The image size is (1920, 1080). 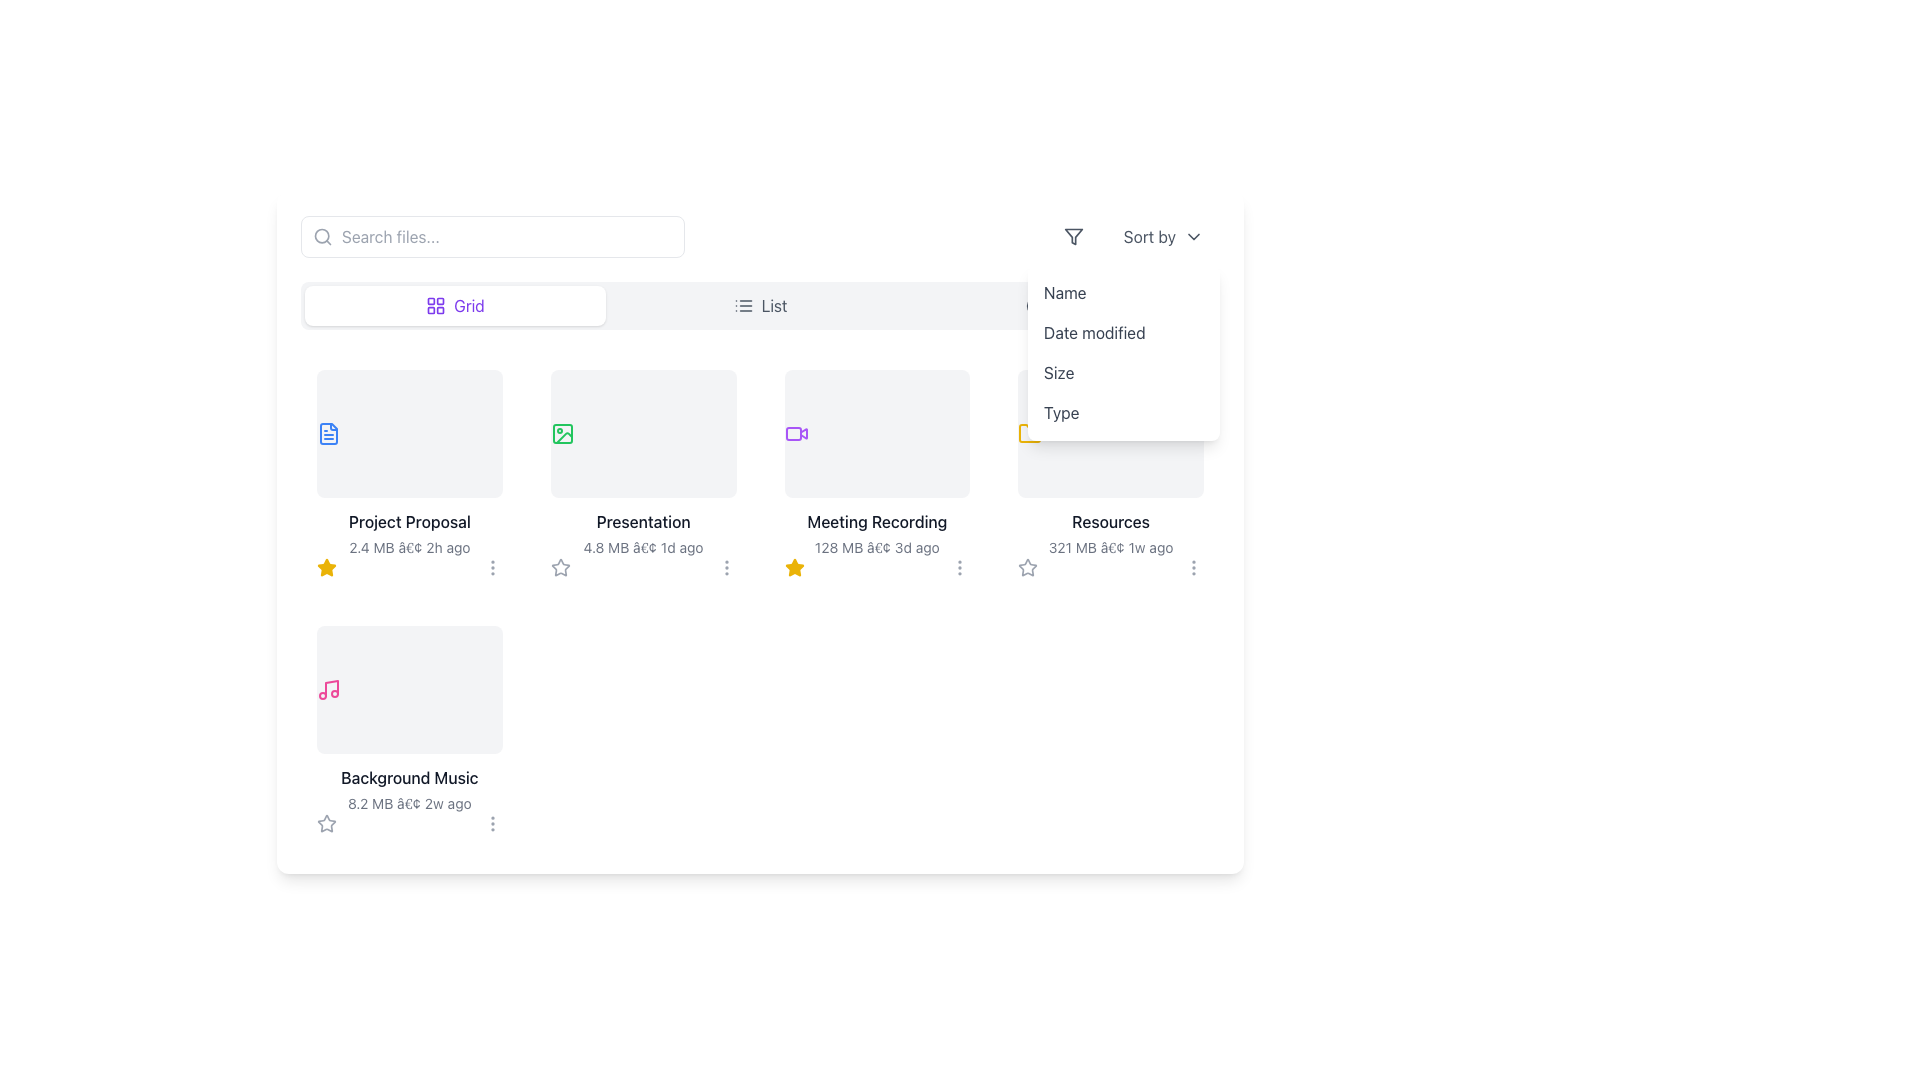 What do you see at coordinates (408, 532) in the screenshot?
I see `the text display element that shows 'Project Proposal' and '2.4 MB • 2h ago'` at bounding box center [408, 532].